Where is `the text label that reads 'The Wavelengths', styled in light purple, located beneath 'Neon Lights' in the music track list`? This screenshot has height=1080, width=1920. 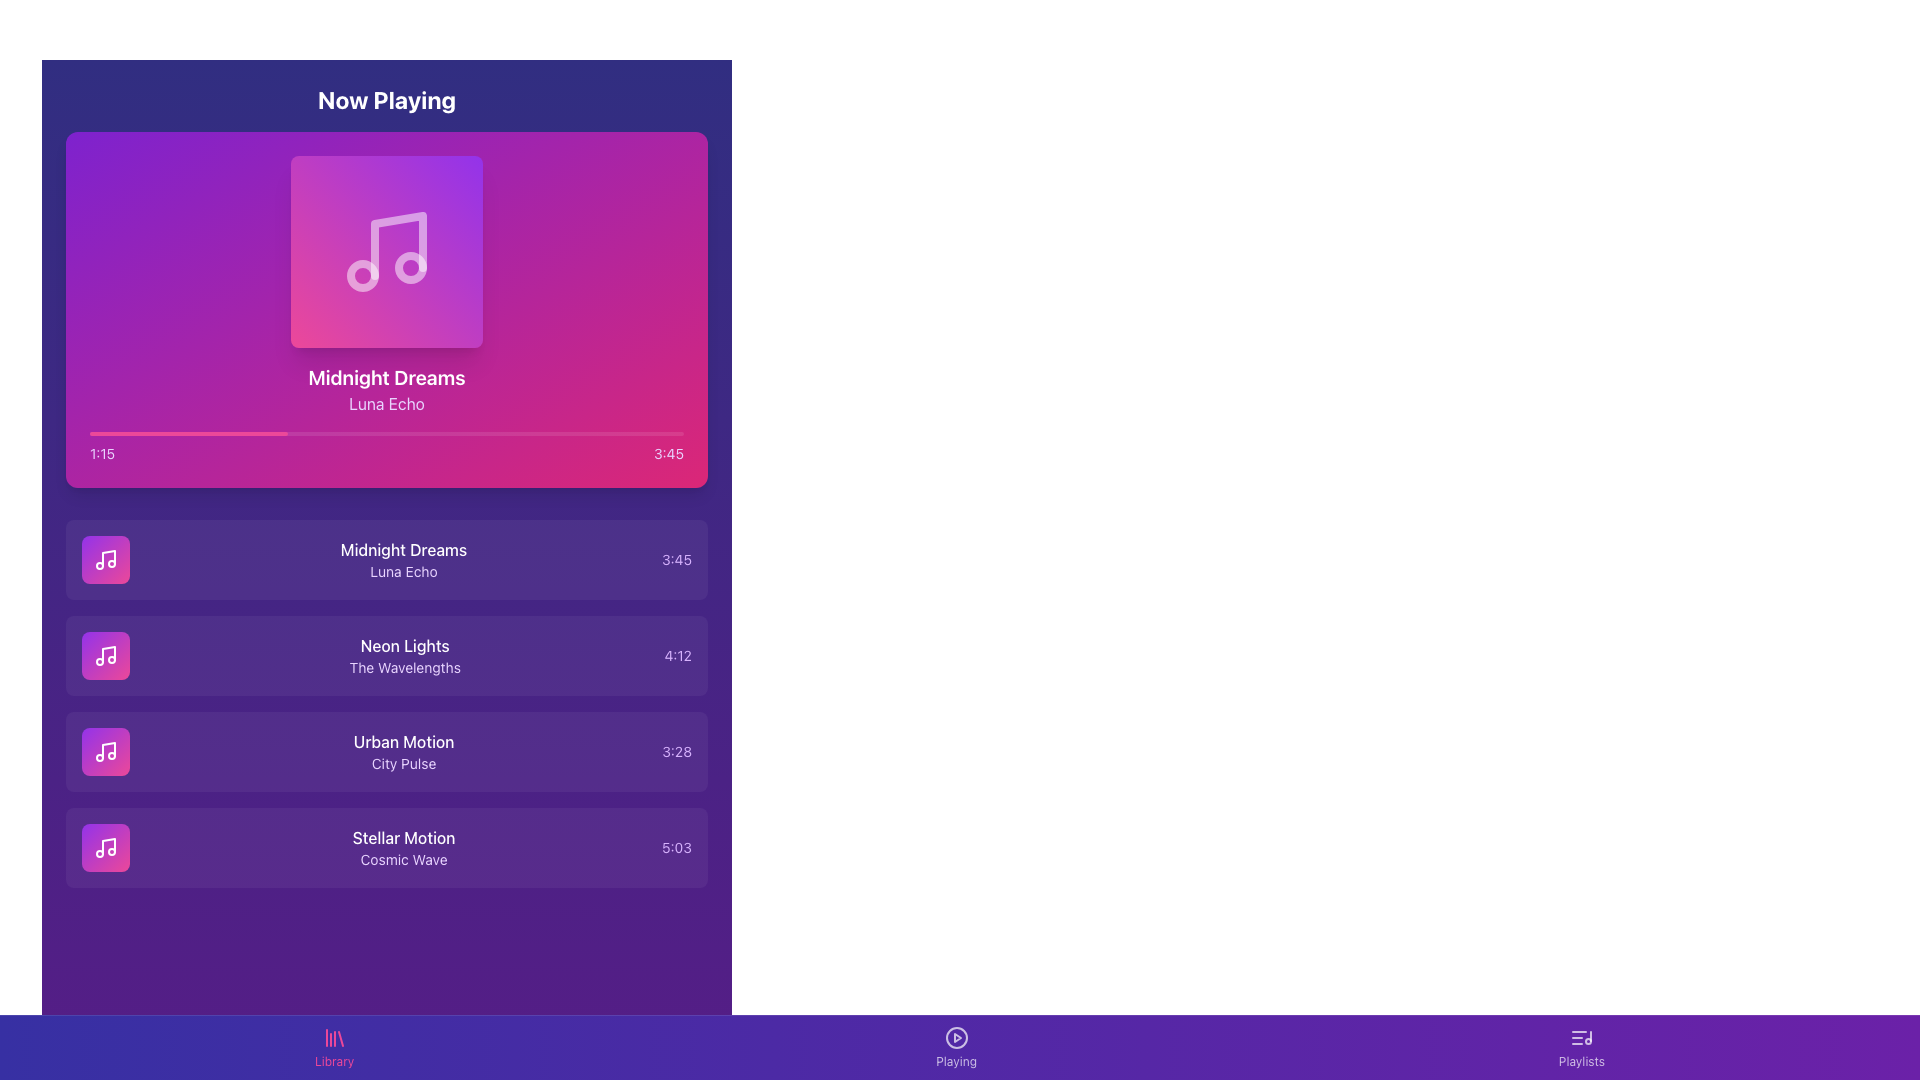 the text label that reads 'The Wavelengths', styled in light purple, located beneath 'Neon Lights' in the music track list is located at coordinates (404, 667).